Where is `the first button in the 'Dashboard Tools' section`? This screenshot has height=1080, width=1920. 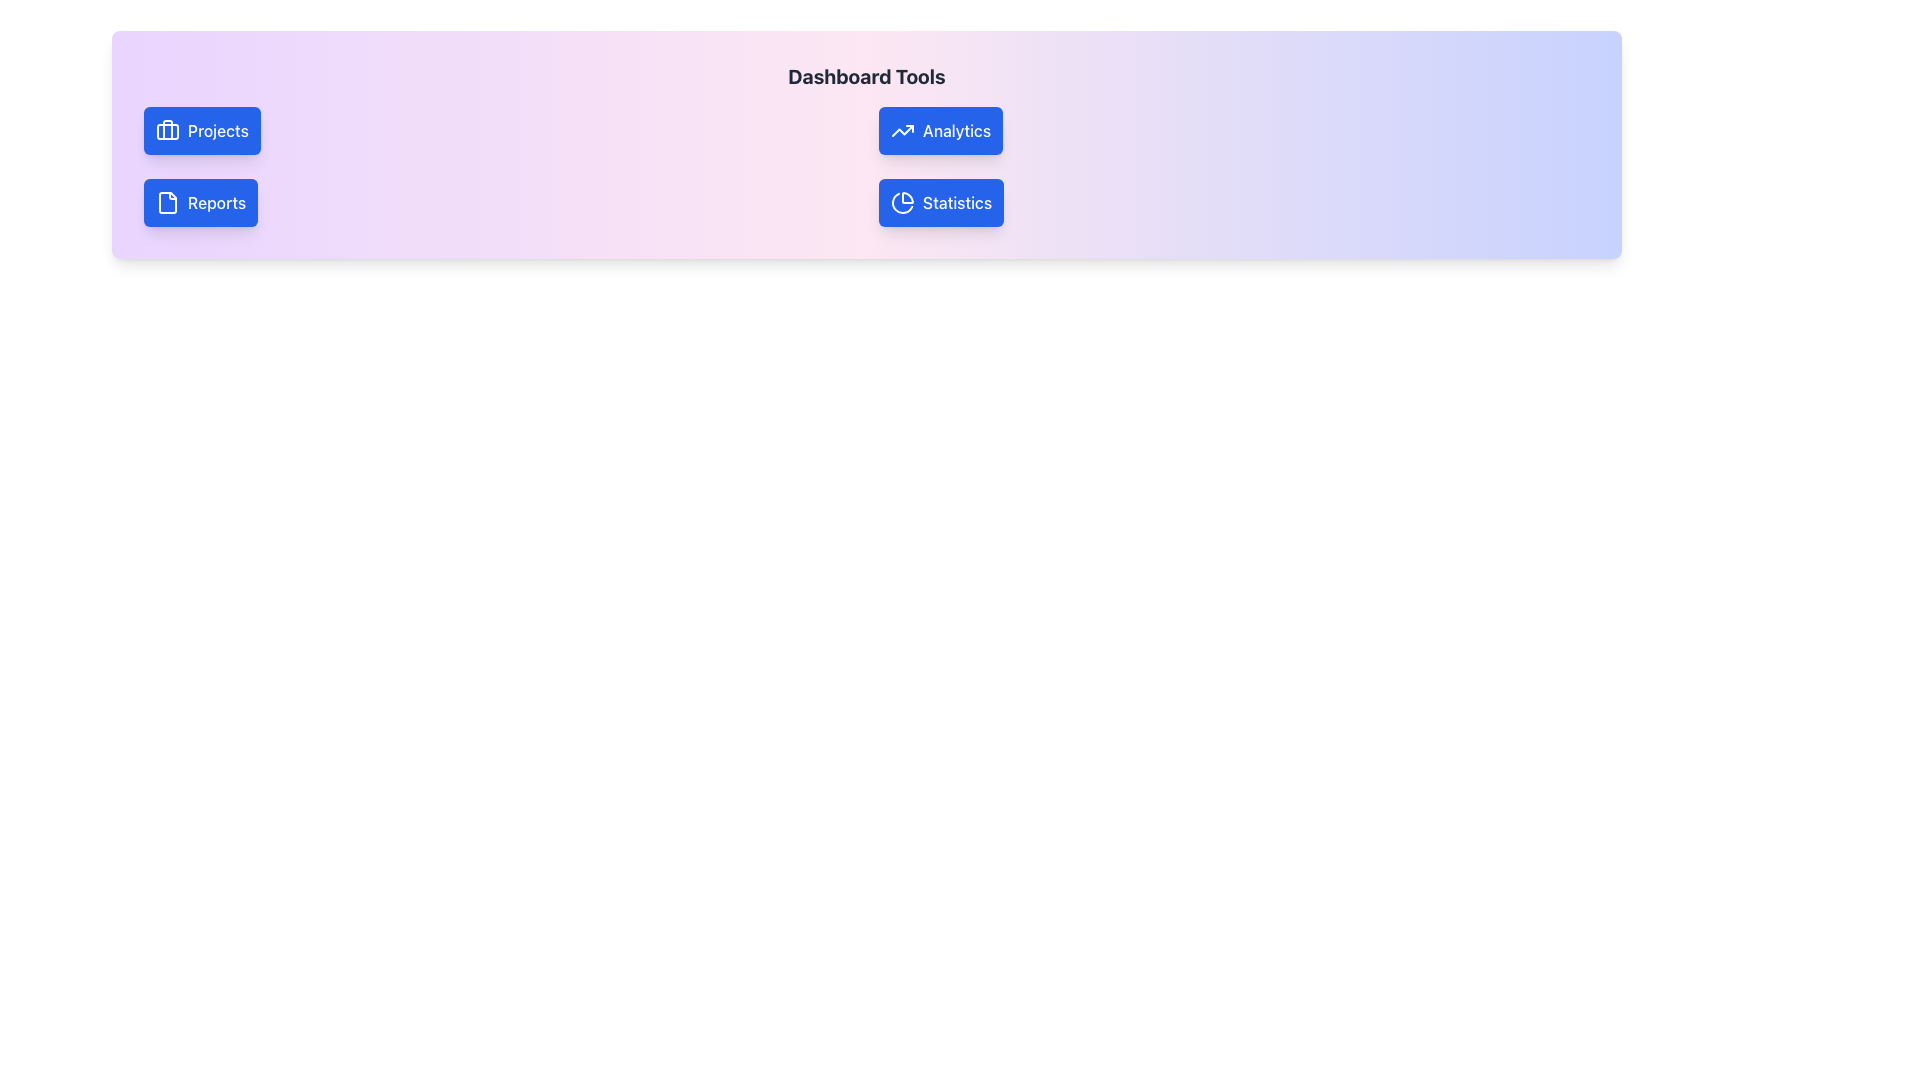
the first button in the 'Dashboard Tools' section is located at coordinates (939, 131).